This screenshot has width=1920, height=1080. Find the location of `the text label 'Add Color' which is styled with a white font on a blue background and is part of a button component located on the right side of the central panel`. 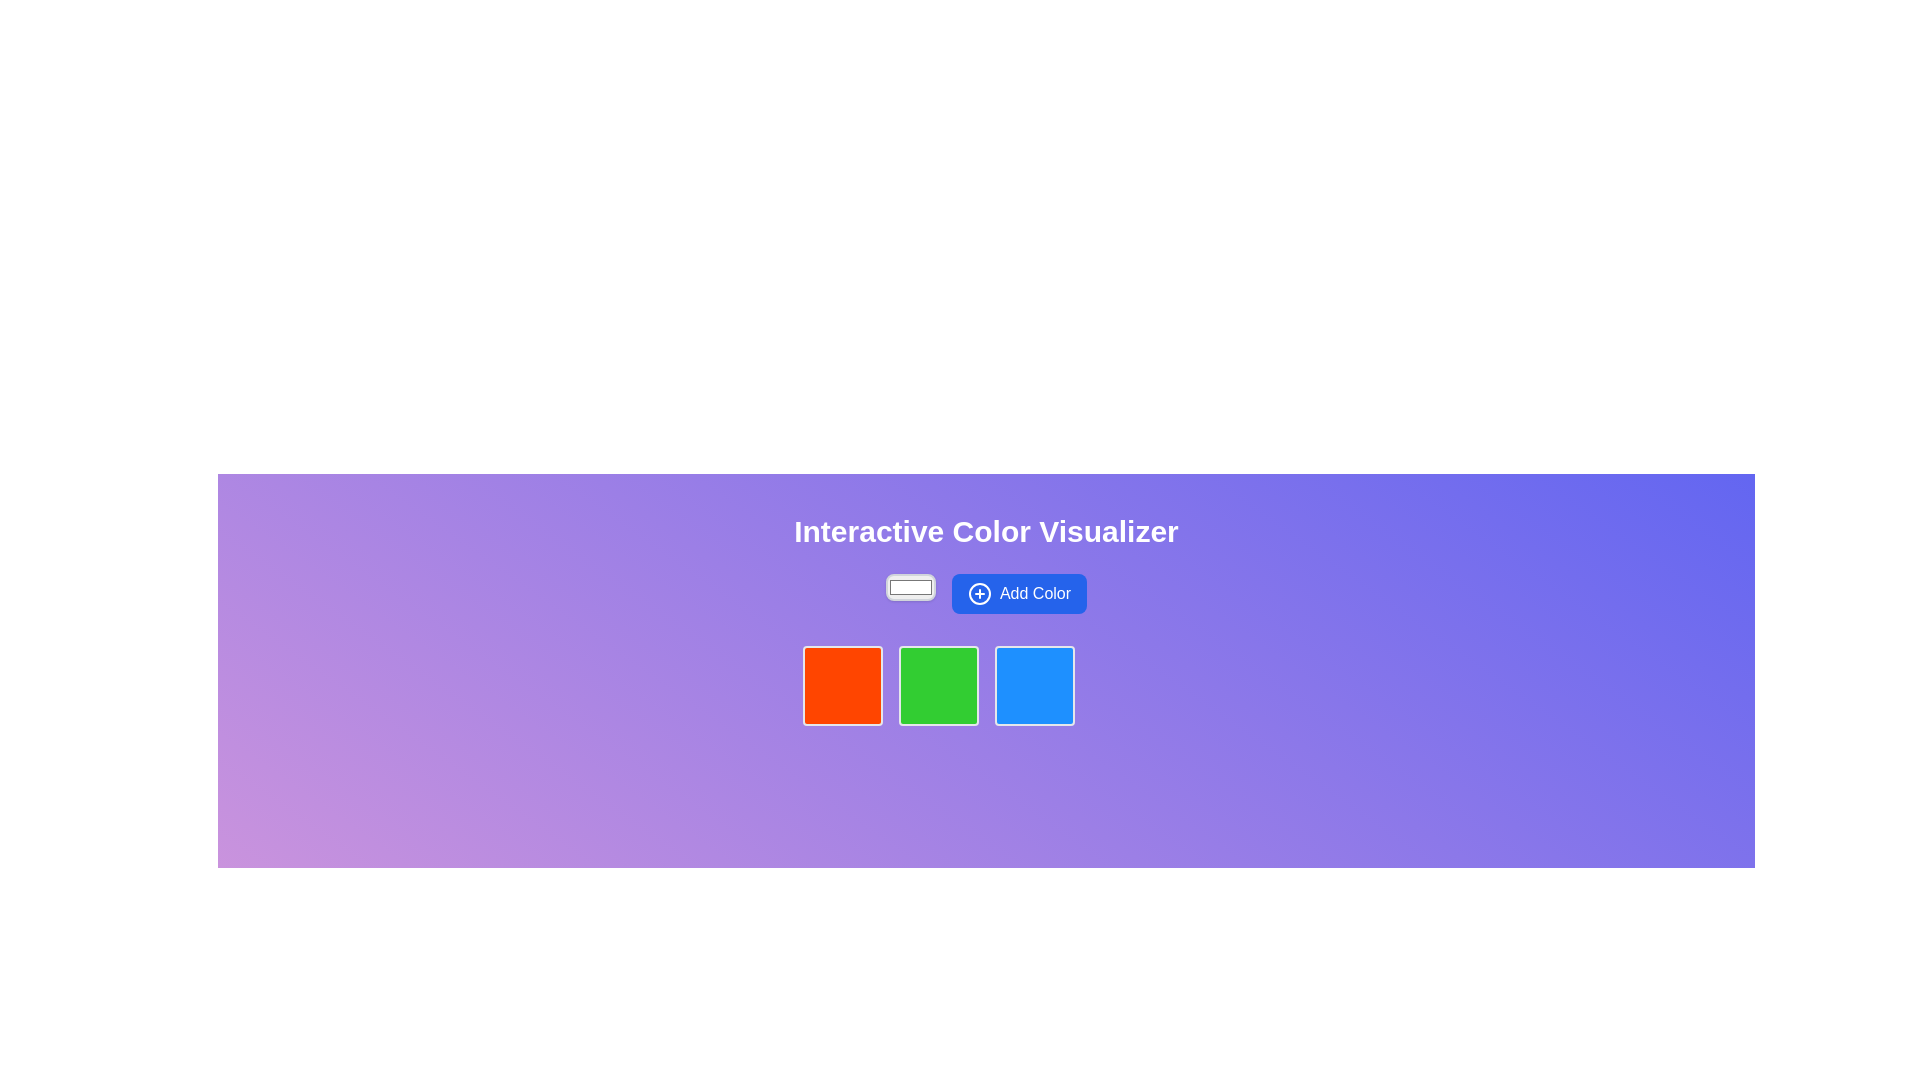

the text label 'Add Color' which is styled with a white font on a blue background and is part of a button component located on the right side of the central panel is located at coordinates (1035, 593).